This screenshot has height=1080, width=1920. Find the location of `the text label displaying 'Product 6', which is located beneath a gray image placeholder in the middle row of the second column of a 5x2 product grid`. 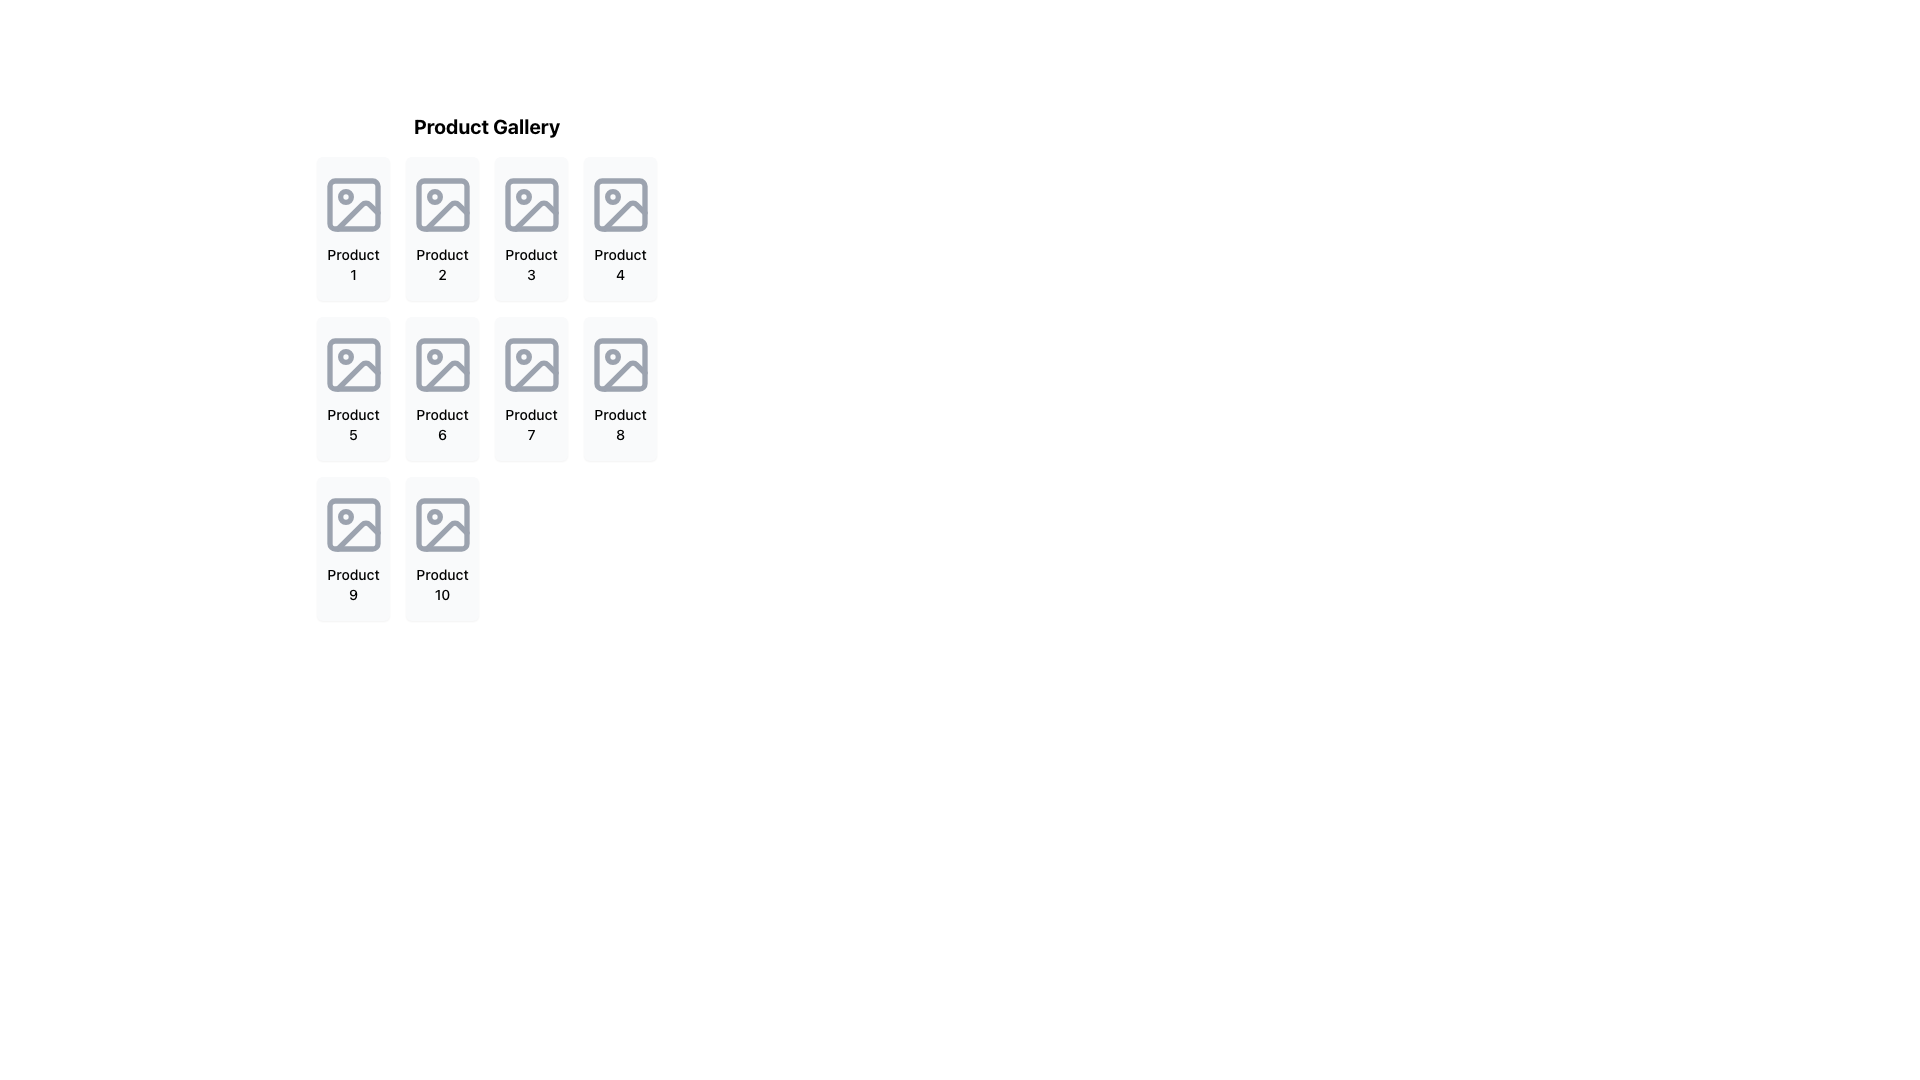

the text label displaying 'Product 6', which is located beneath a gray image placeholder in the middle row of the second column of a 5x2 product grid is located at coordinates (441, 423).